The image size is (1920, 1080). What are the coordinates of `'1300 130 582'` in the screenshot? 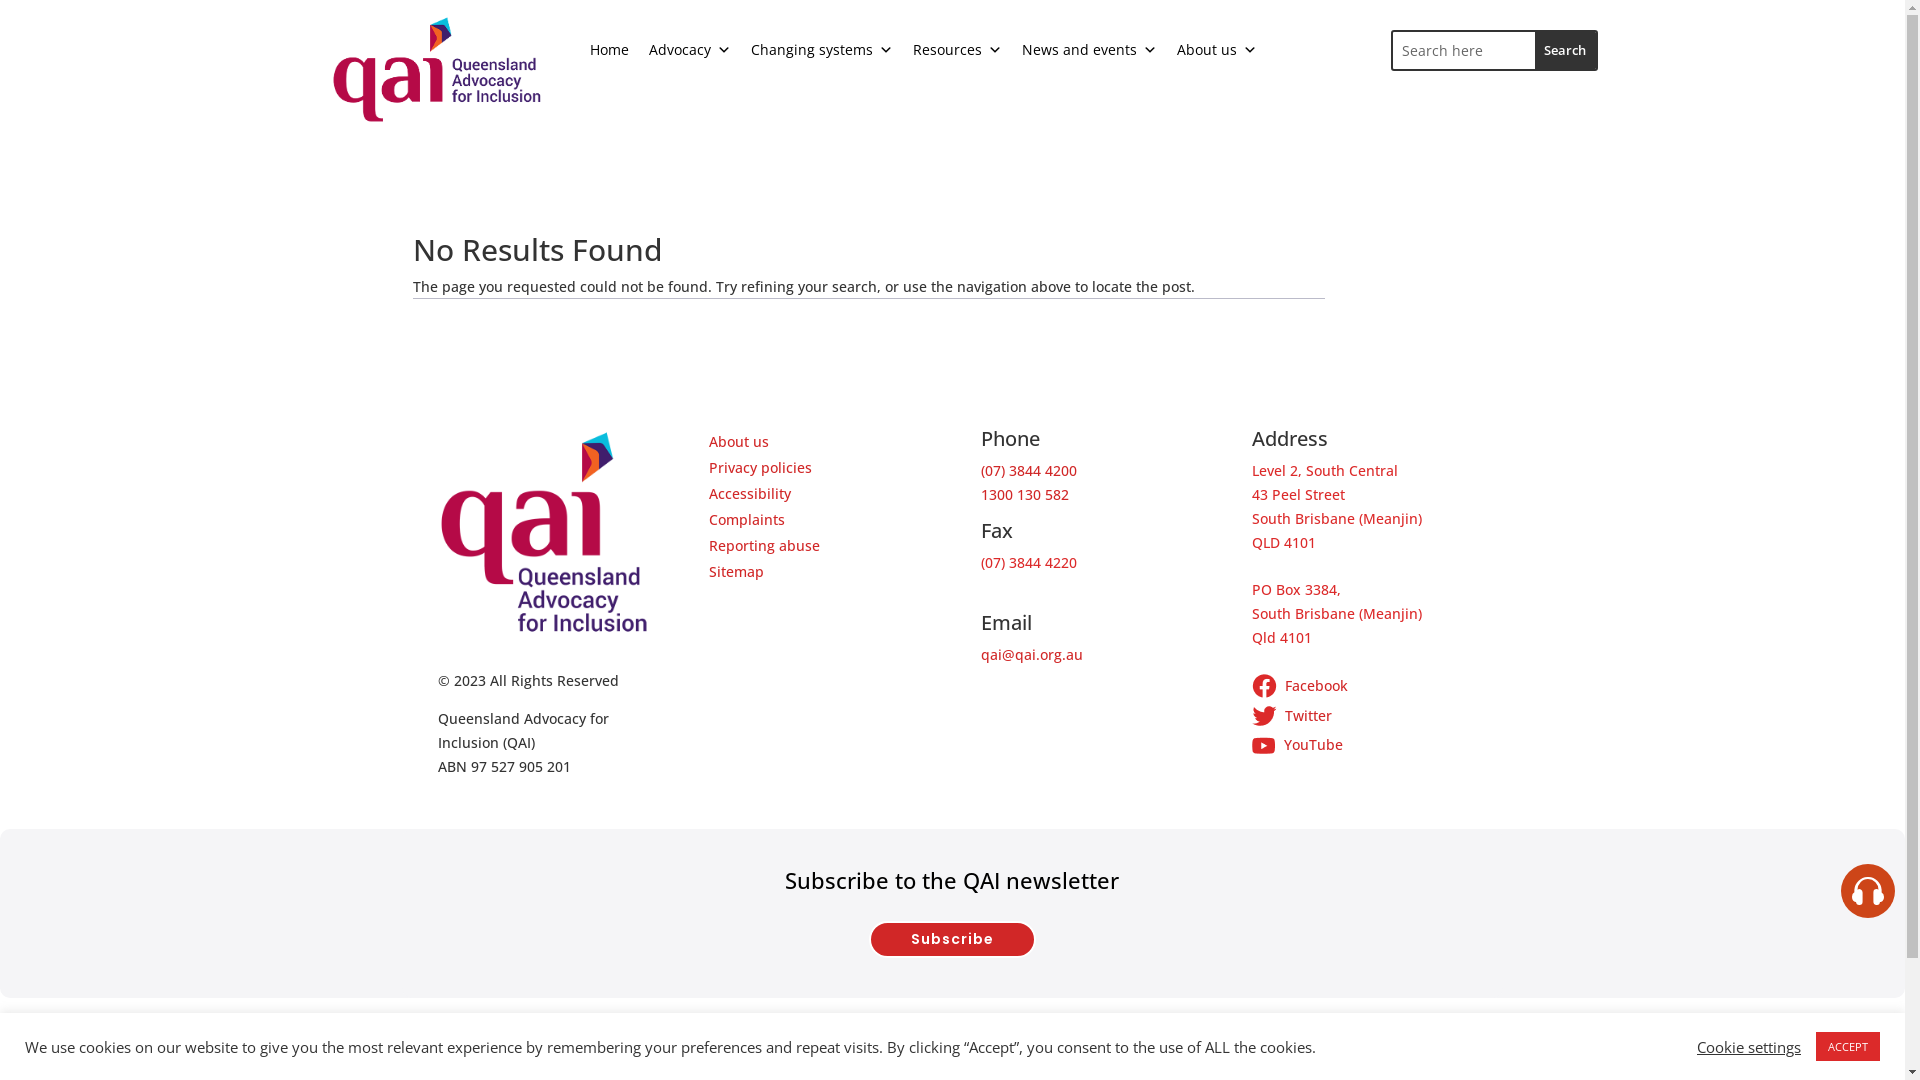 It's located at (1025, 494).